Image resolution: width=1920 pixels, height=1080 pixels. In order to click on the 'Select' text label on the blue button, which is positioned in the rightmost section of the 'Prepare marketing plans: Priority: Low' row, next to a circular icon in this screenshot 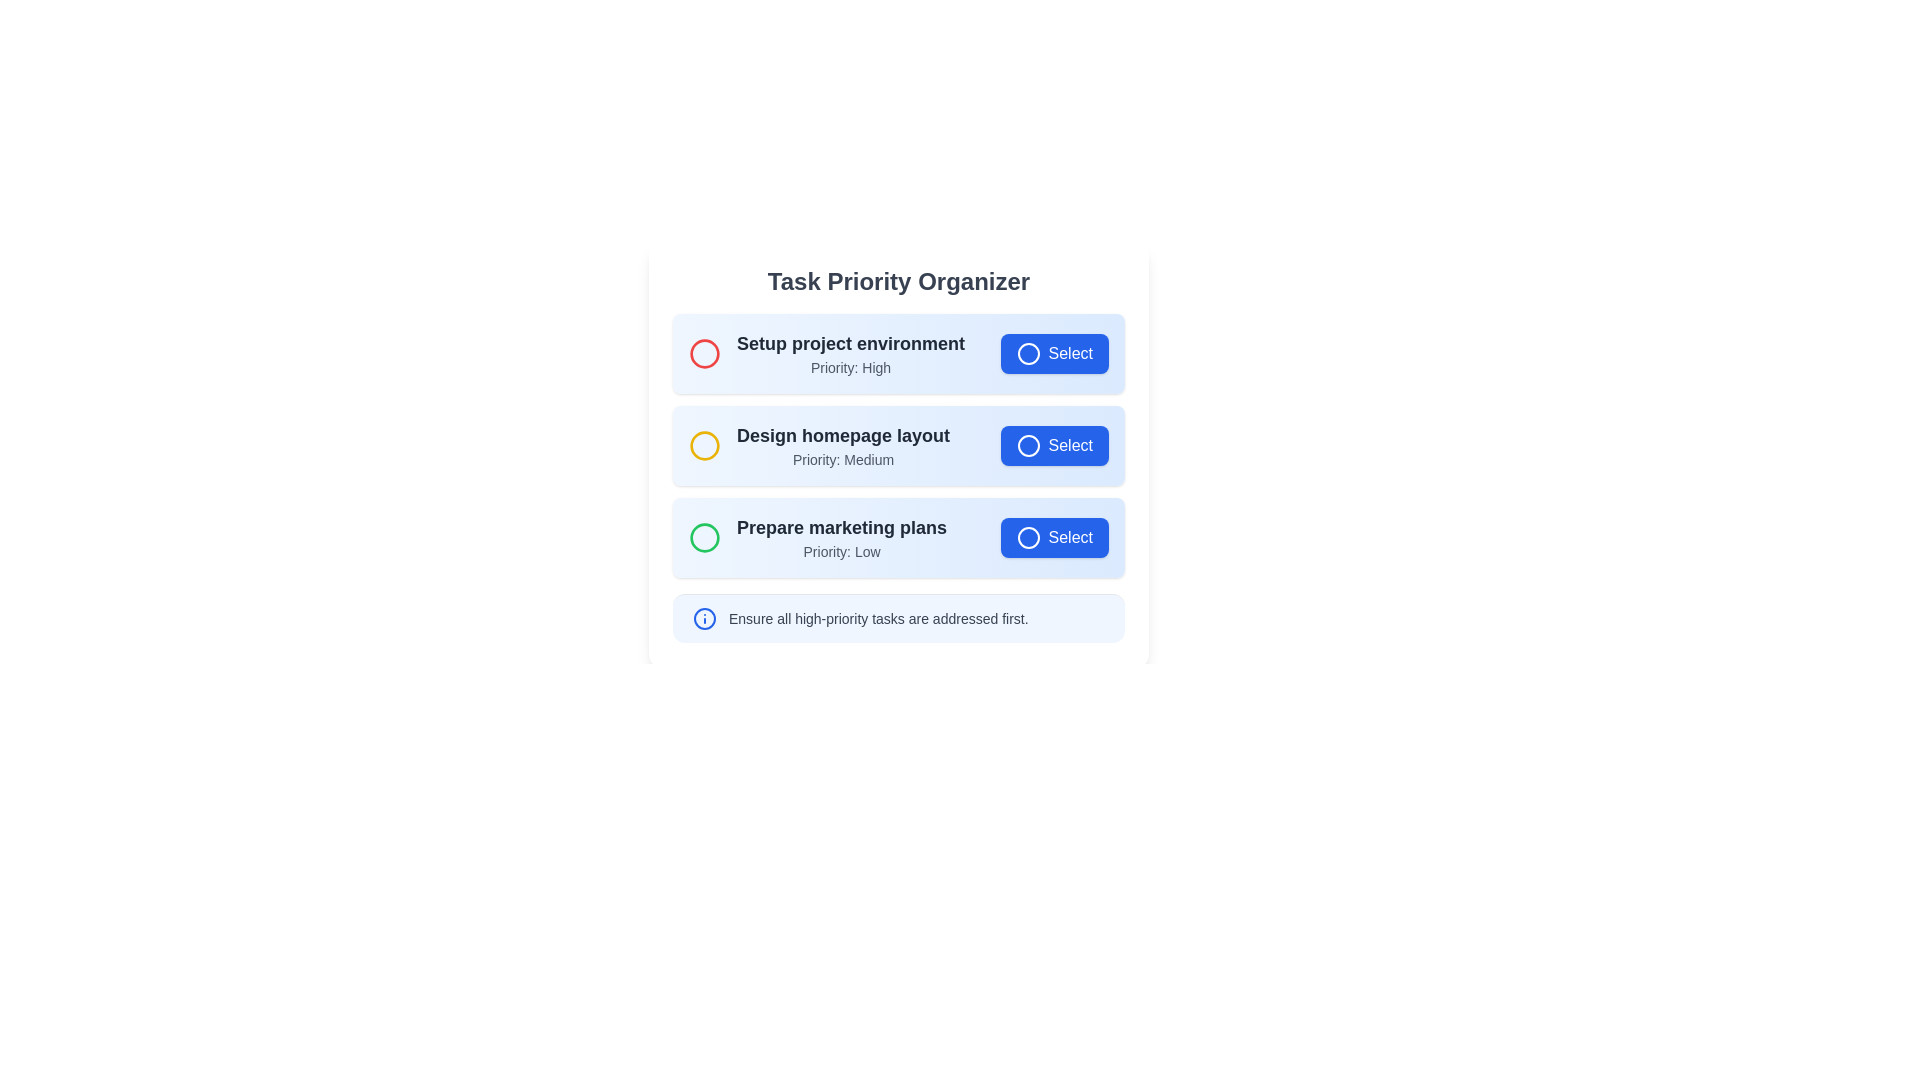, I will do `click(1069, 536)`.